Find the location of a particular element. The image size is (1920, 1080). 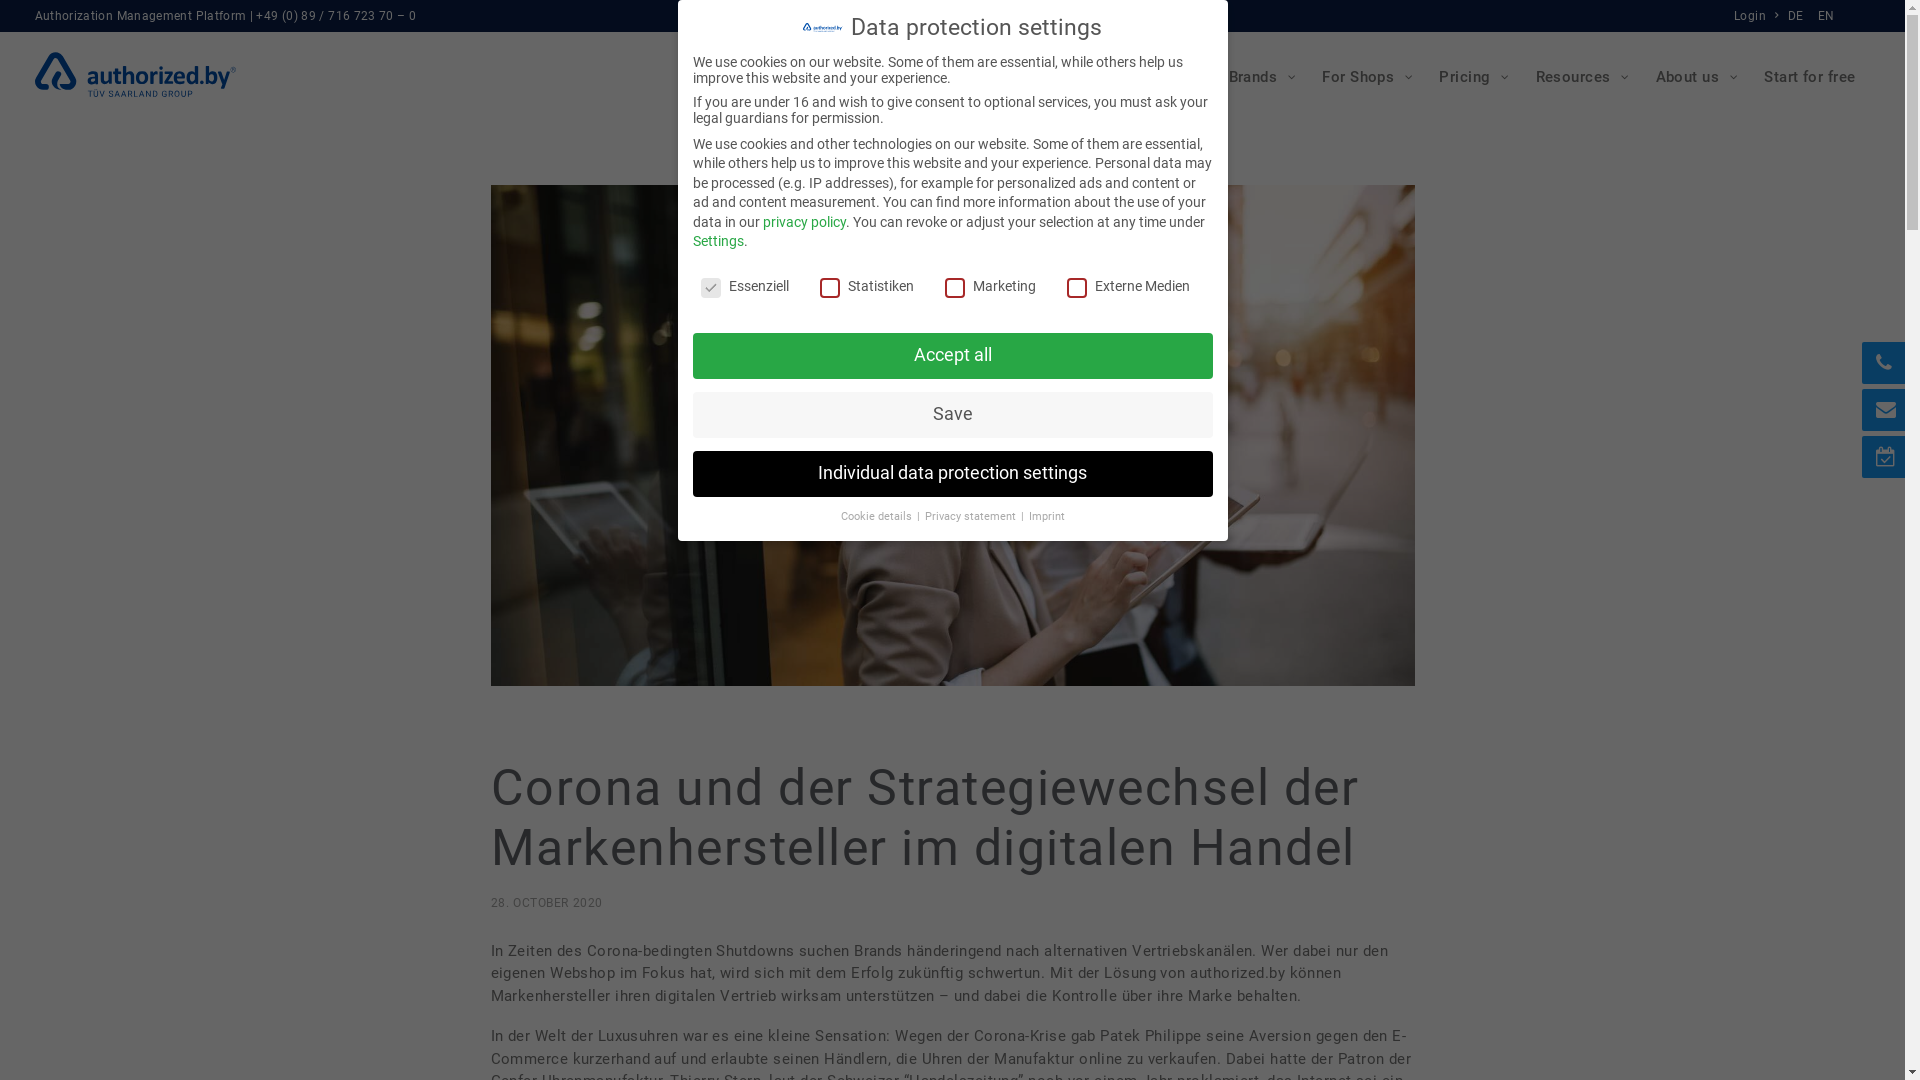

'Imprint' is located at coordinates (1027, 515).